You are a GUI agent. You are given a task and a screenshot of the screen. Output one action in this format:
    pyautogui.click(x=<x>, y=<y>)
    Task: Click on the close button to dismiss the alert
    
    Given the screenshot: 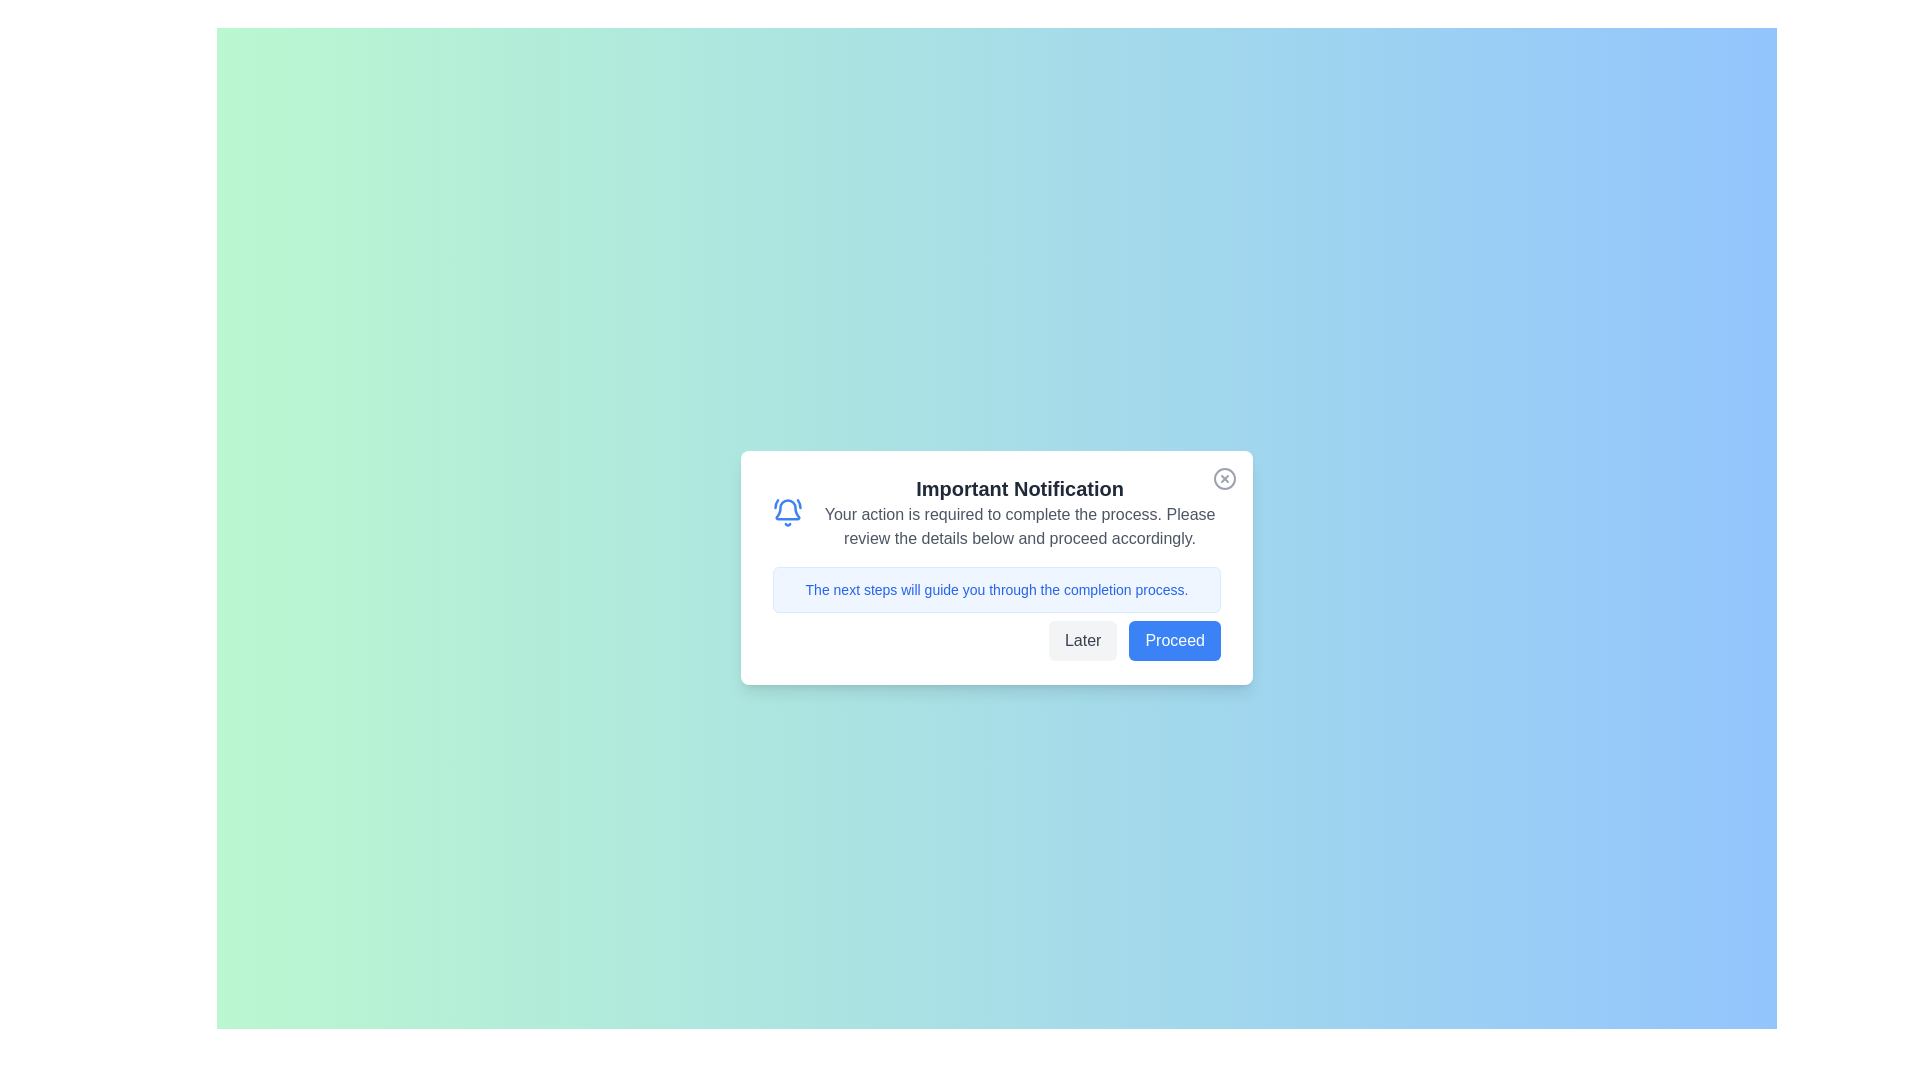 What is the action you would take?
    pyautogui.click(x=1223, y=478)
    